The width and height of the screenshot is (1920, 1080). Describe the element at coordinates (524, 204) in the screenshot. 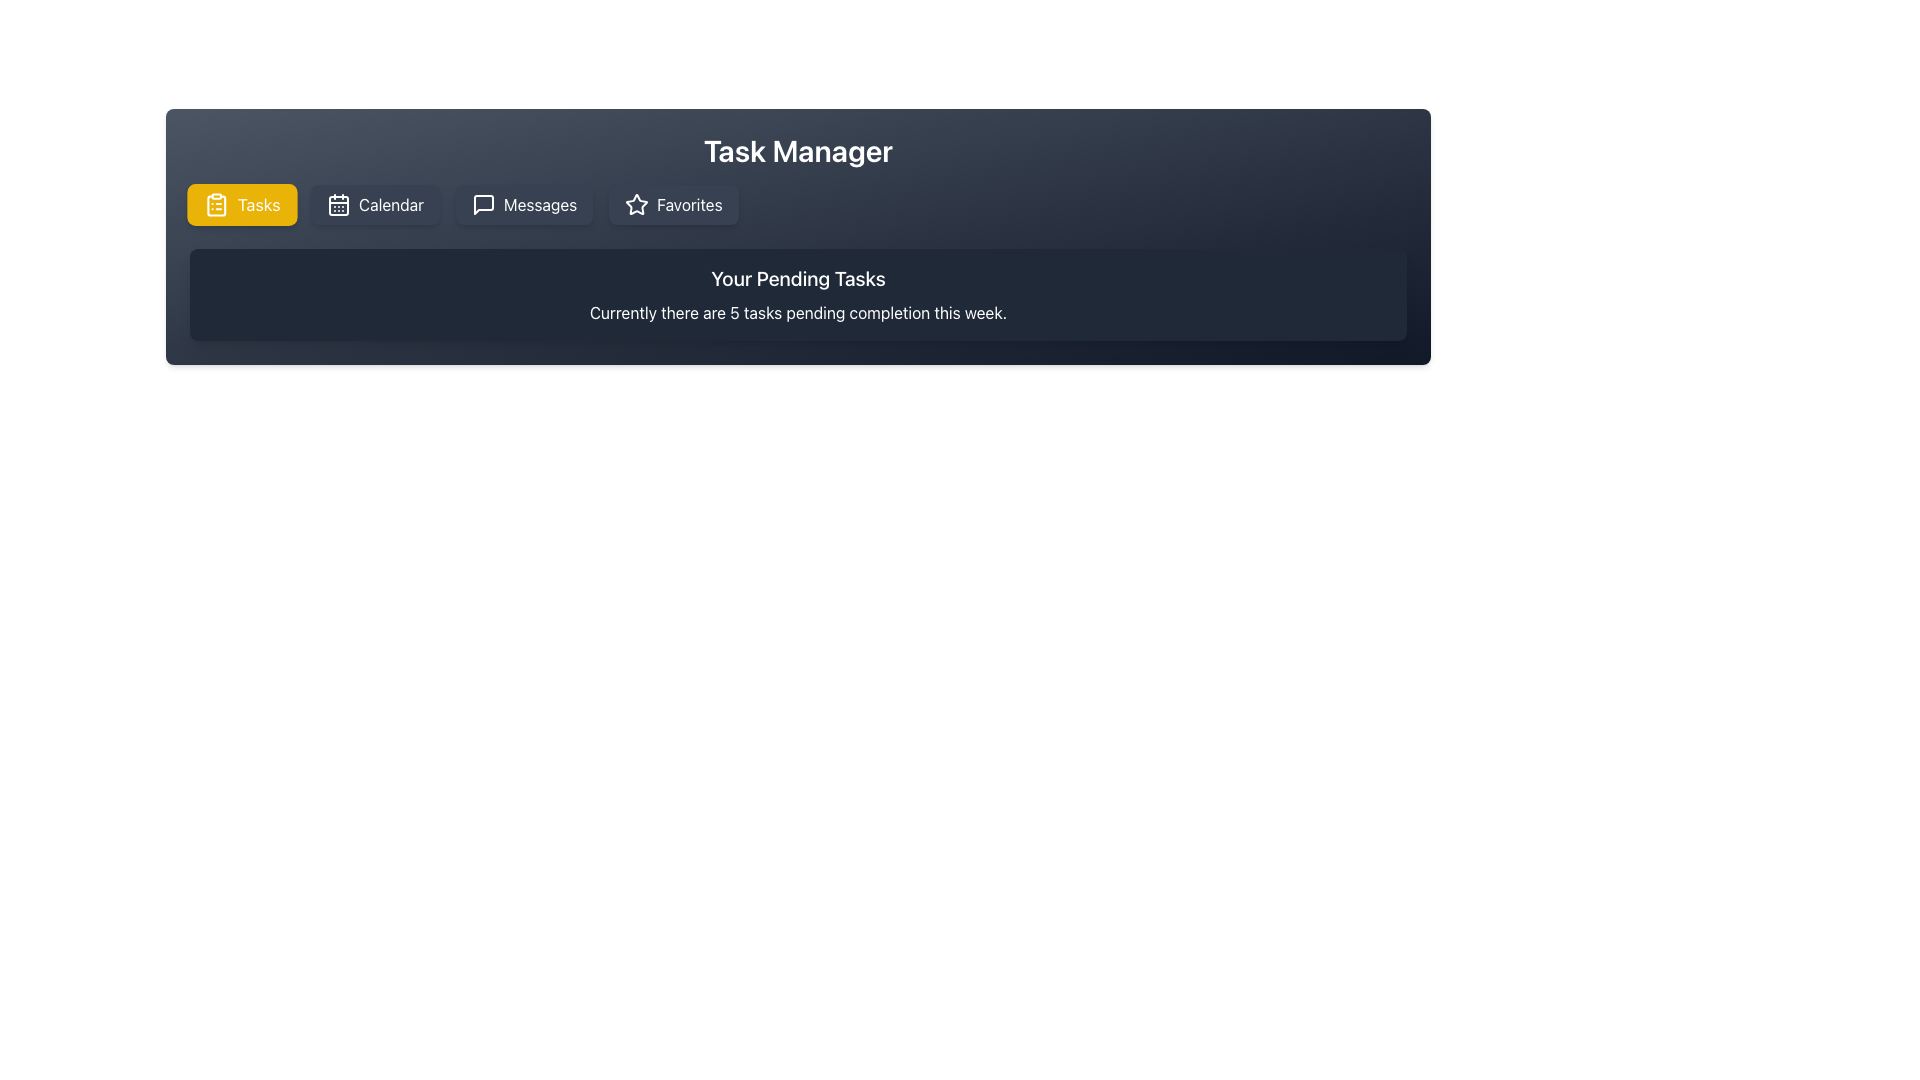

I see `the 'Messages' navigation button located in the horizontal menu` at that location.